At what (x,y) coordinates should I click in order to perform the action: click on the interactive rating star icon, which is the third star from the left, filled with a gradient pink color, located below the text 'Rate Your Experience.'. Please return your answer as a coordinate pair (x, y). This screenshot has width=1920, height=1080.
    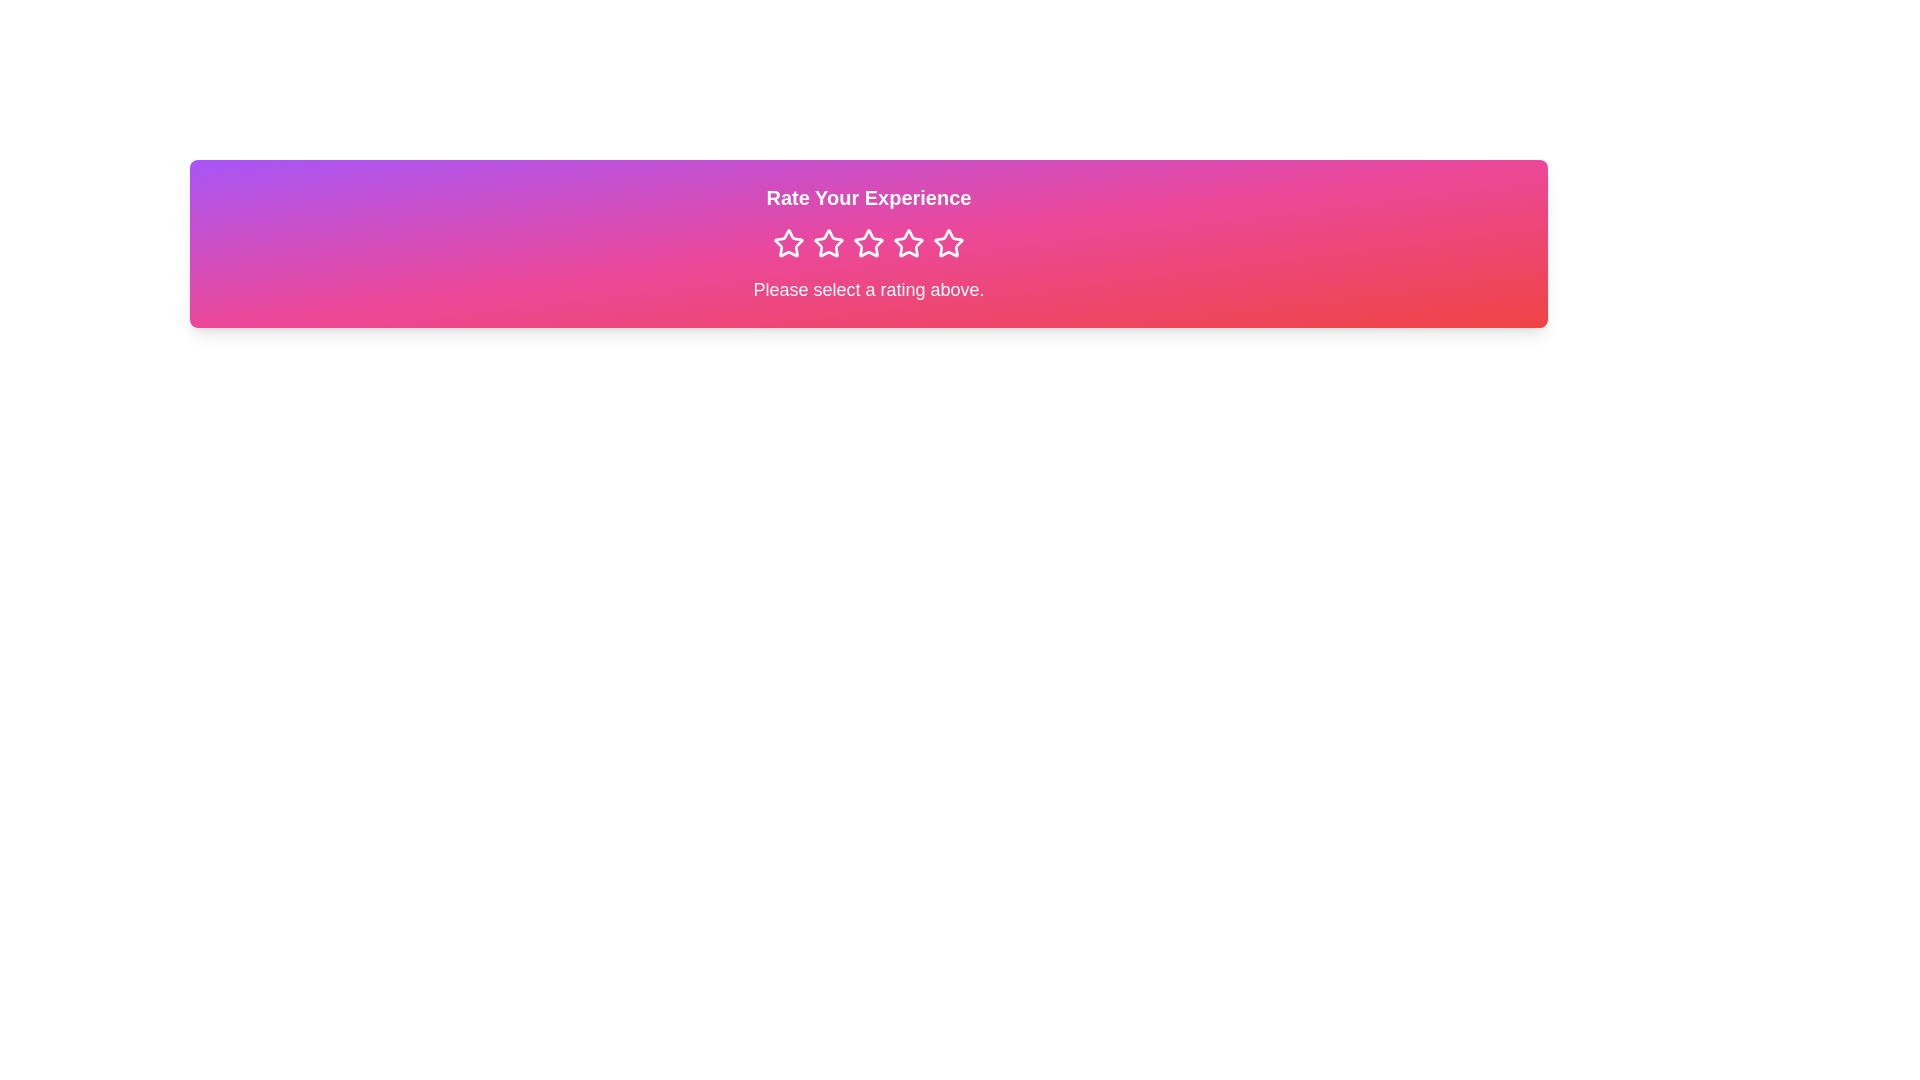
    Looking at the image, I should click on (868, 242).